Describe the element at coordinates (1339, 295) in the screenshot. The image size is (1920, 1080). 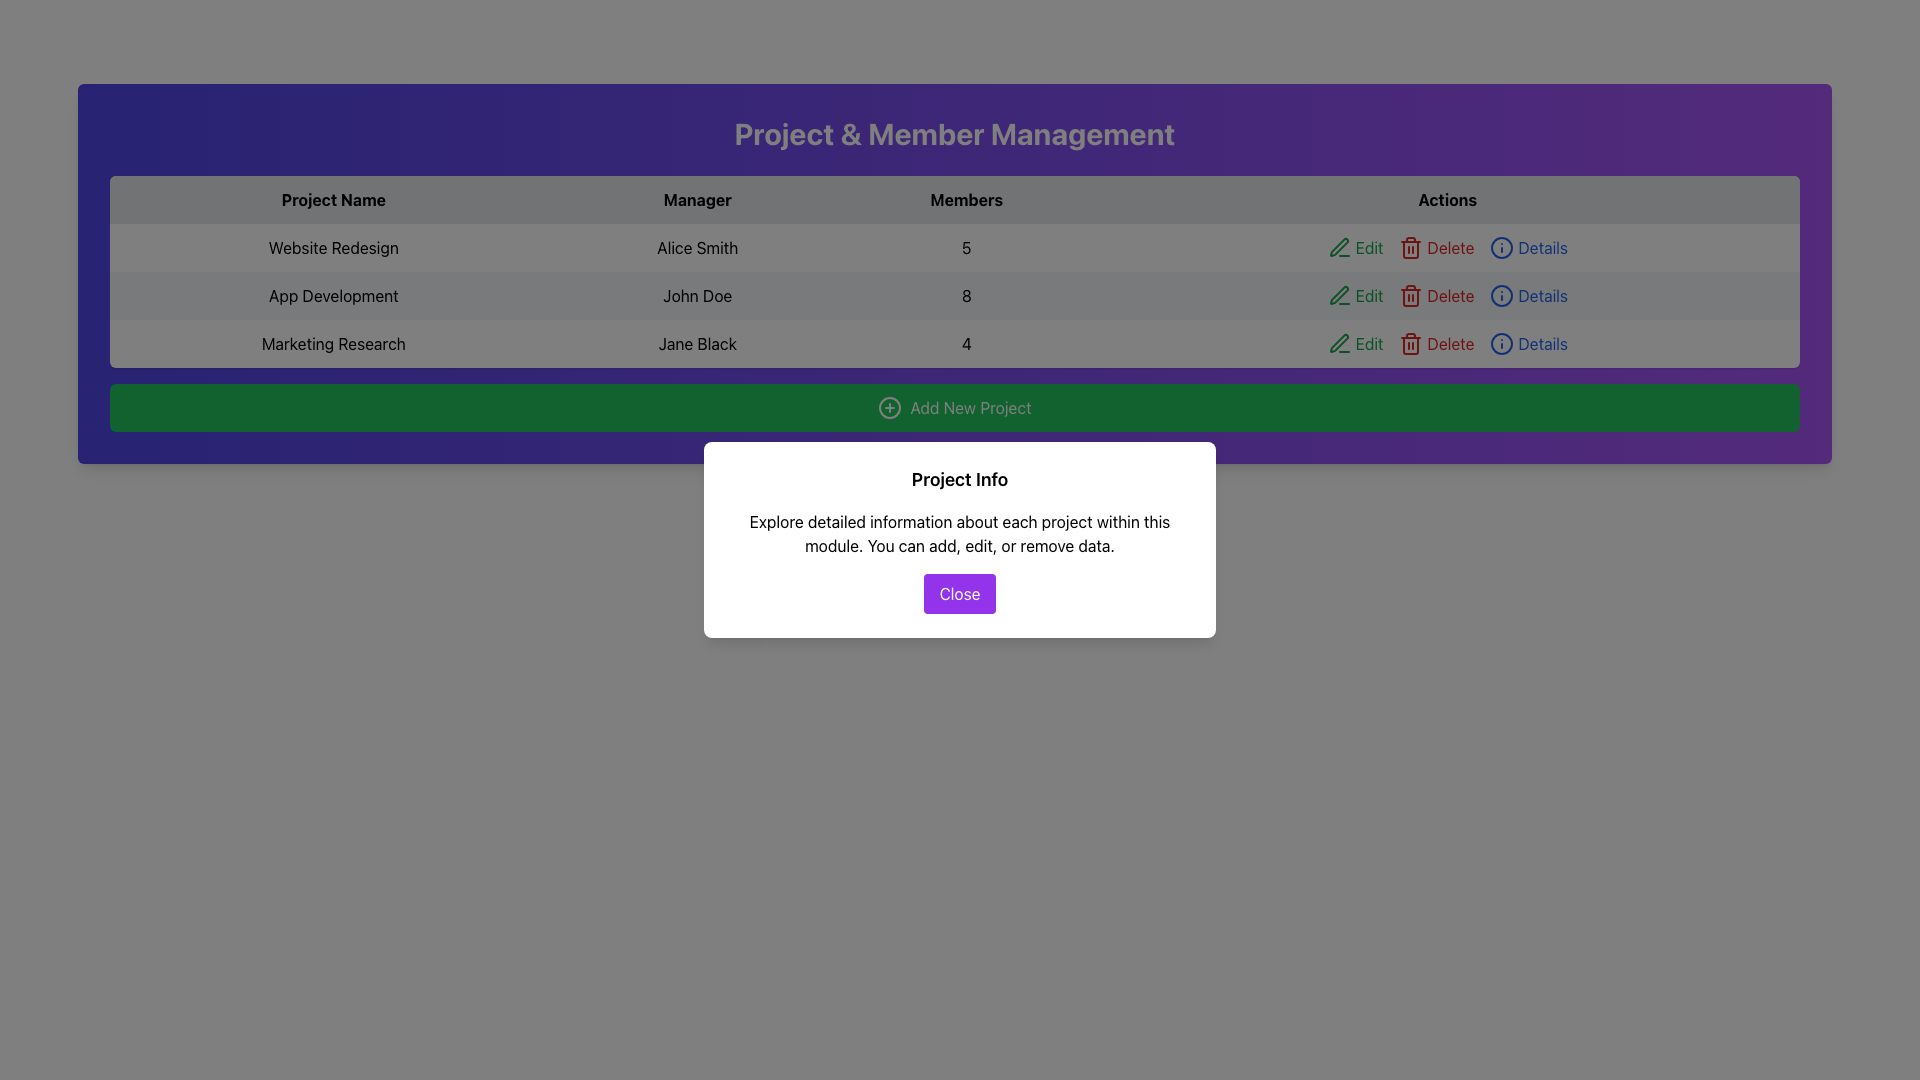
I see `the green pen icon button associated with the 'Edit' action in the 'Actions' column of the 'Project & Member Management' table for the 'App Development' project` at that location.